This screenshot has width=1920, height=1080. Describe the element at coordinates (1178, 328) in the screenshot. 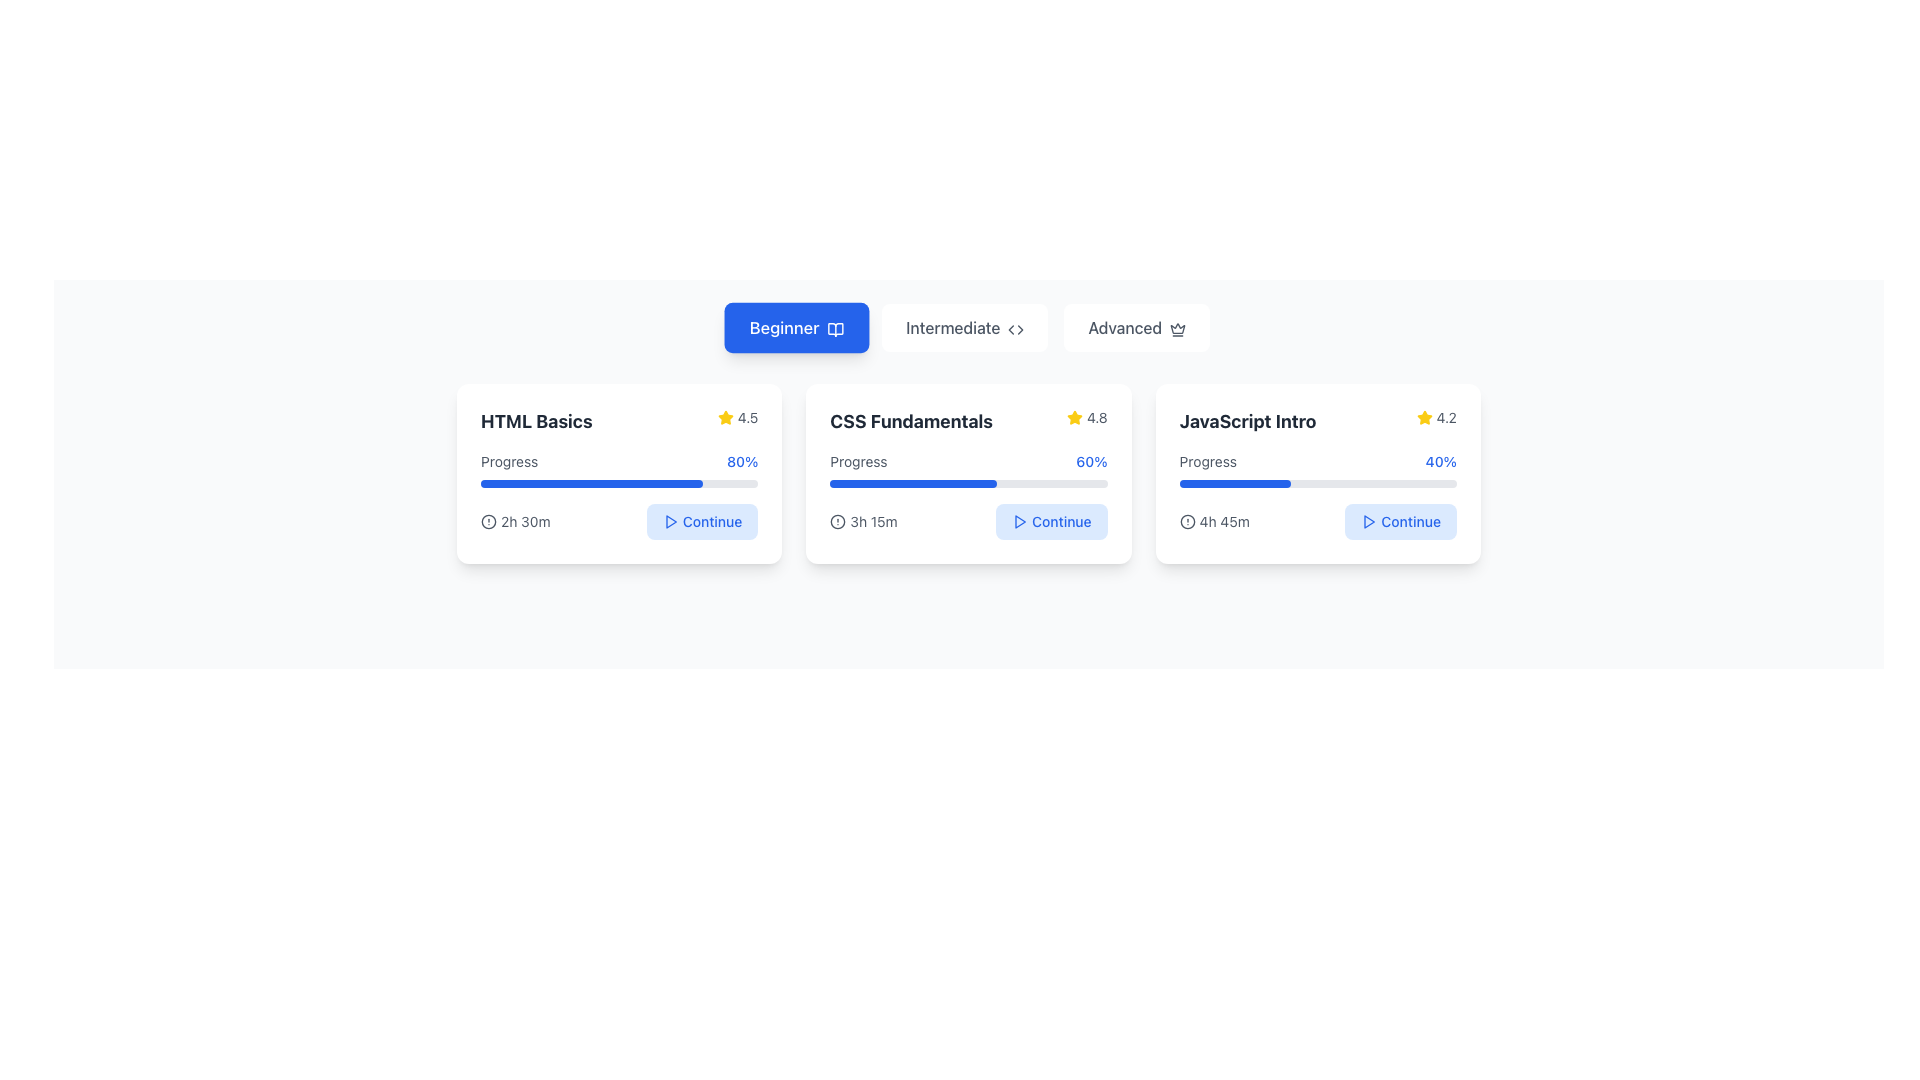

I see `the crown-shaped decorative icon located immediately to the right of the 'Advanced' text label` at that location.